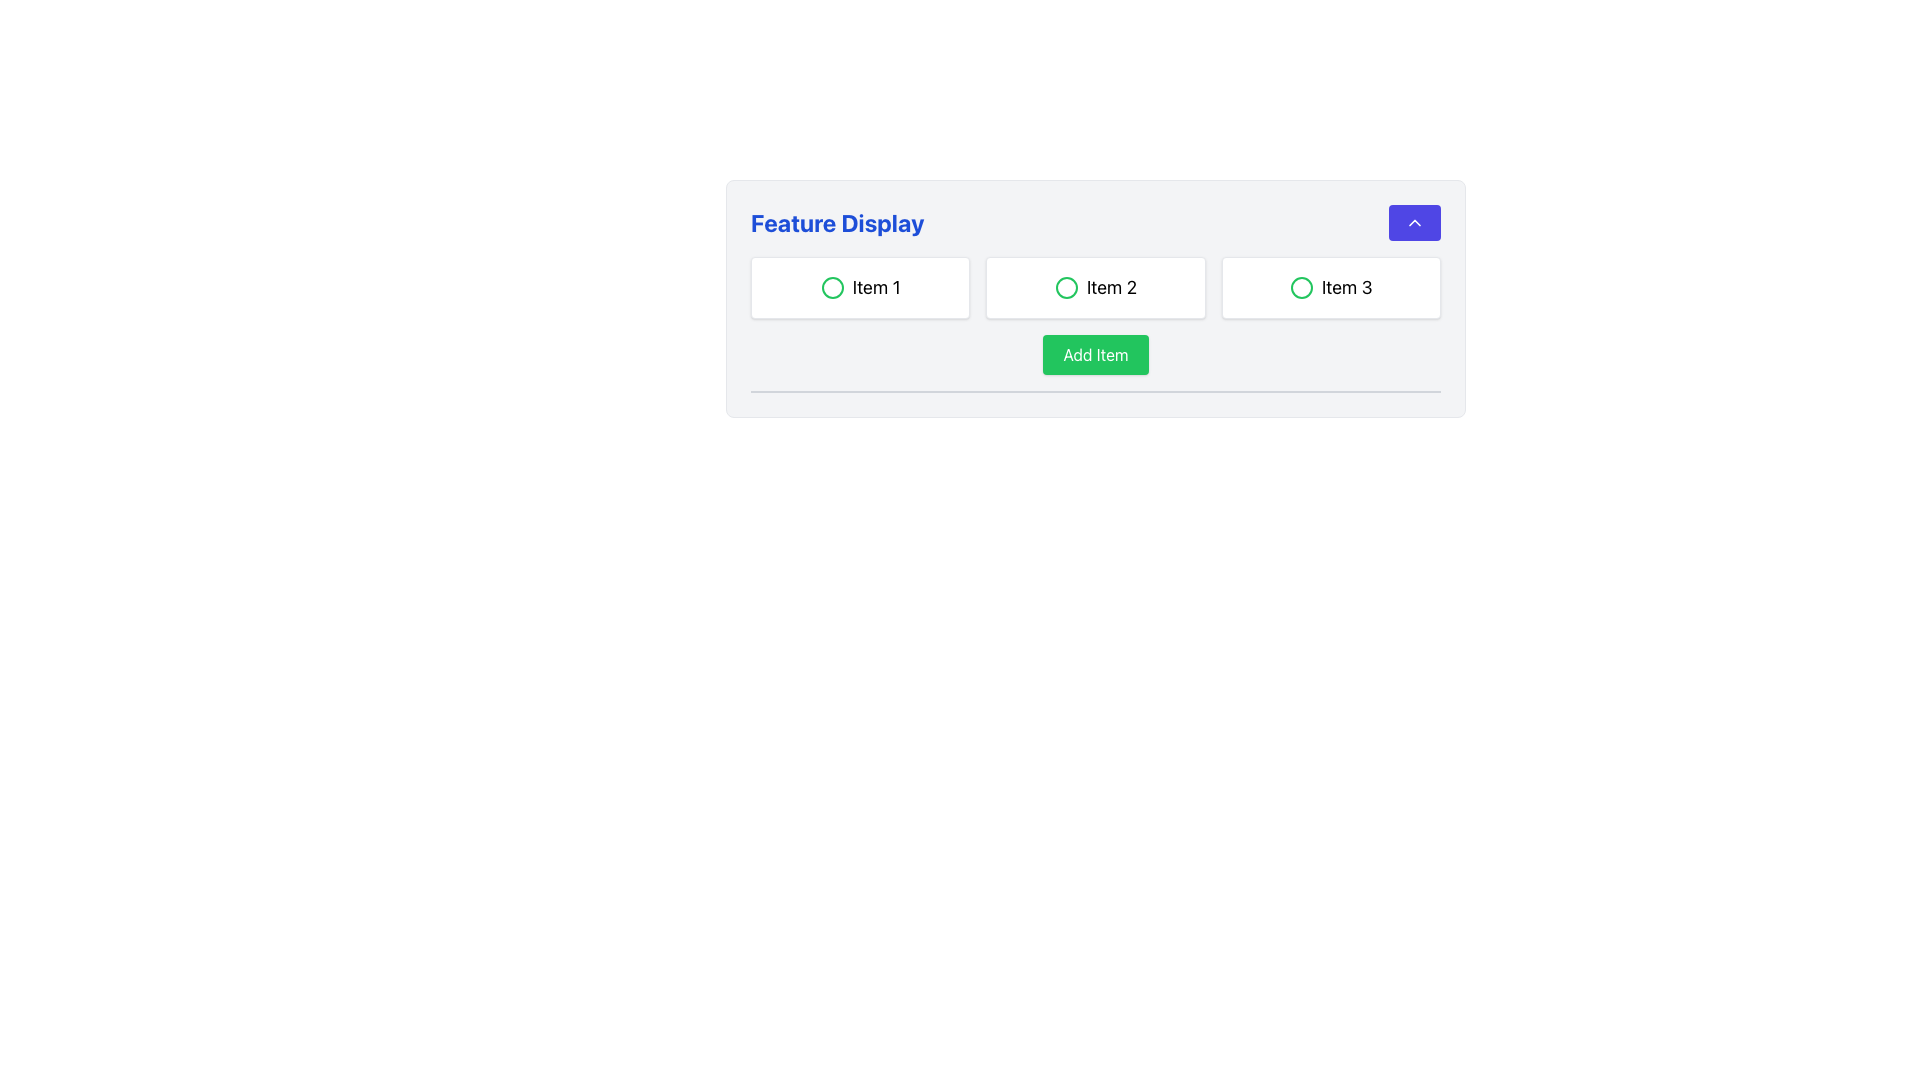  Describe the element at coordinates (1331, 288) in the screenshot. I see `the third selectable card in the 'Feature Display' section, which has a white background, rounded corners, and contains the text 'Item 3' with a green circled icon` at that location.